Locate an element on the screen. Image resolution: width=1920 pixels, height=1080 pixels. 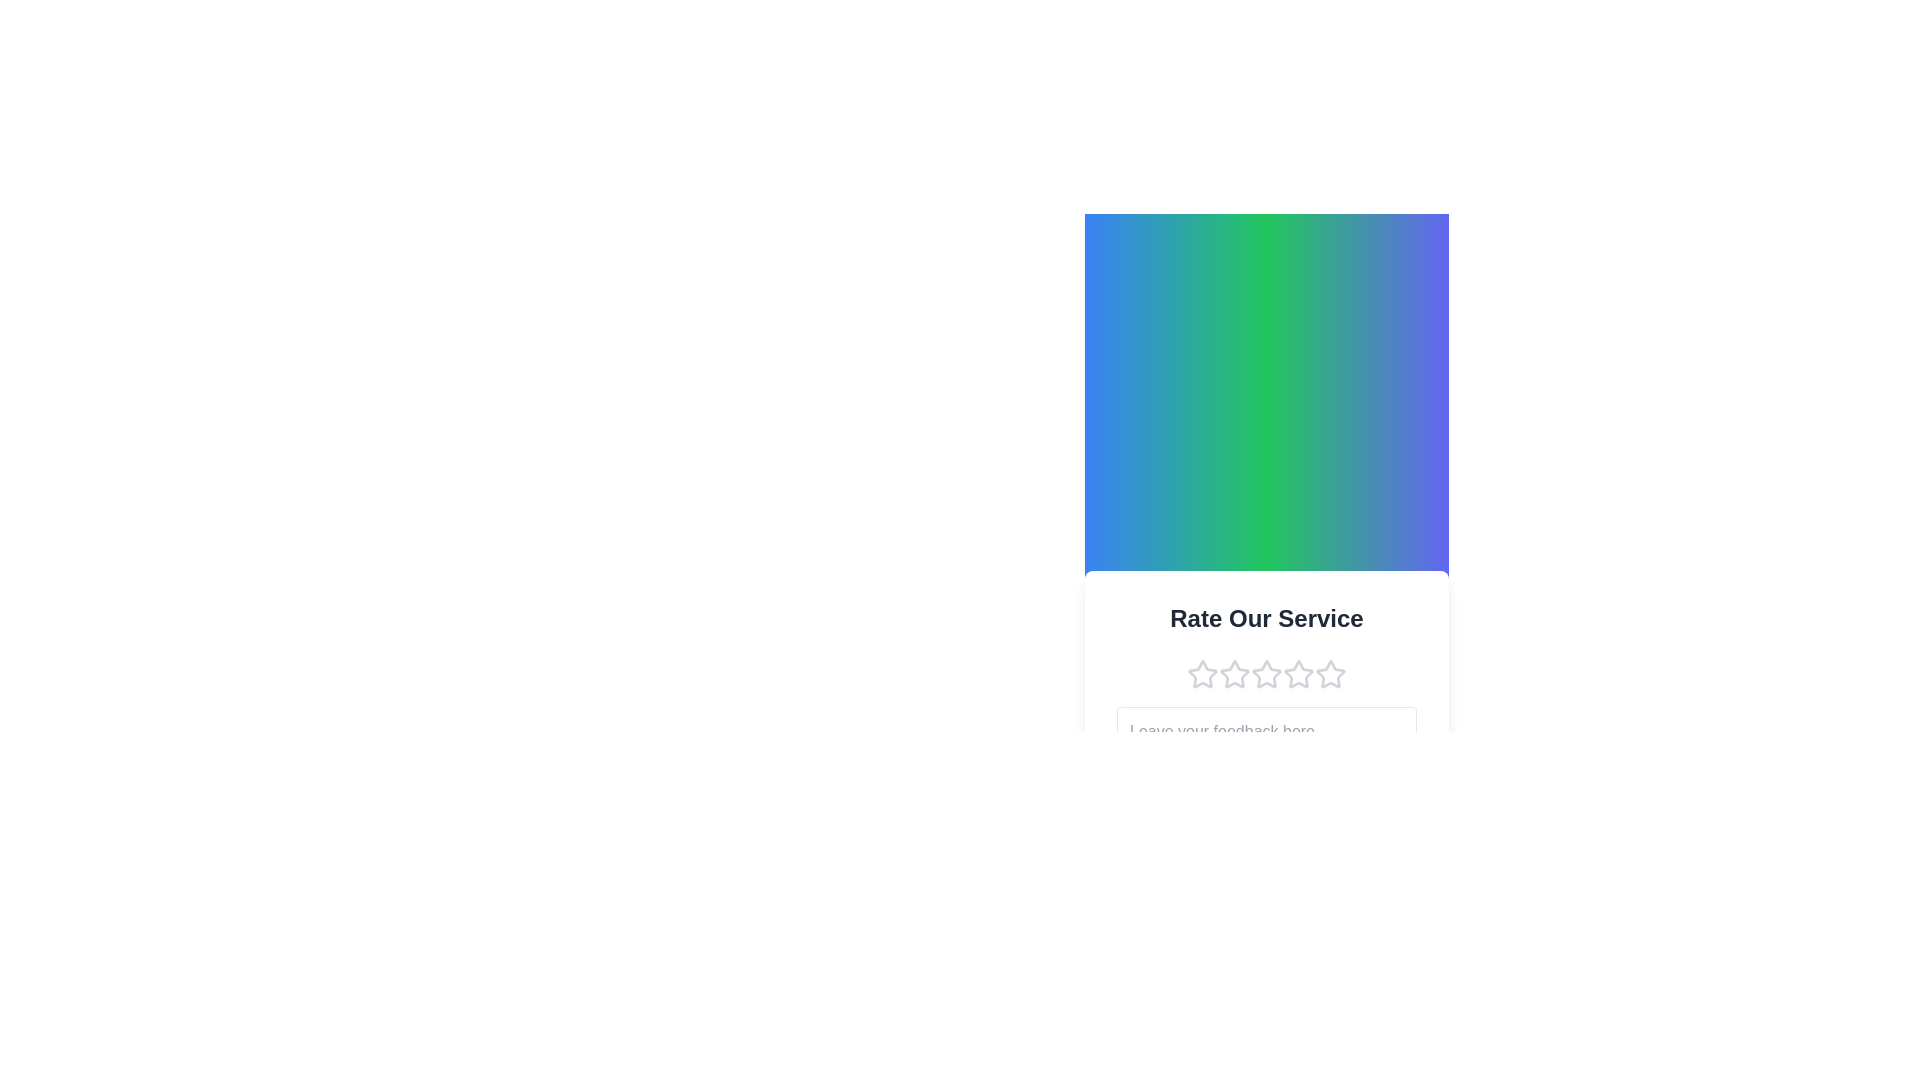
the fourth rating star icon in the row of five, located under the 'Rate Our Service' label is located at coordinates (1266, 674).